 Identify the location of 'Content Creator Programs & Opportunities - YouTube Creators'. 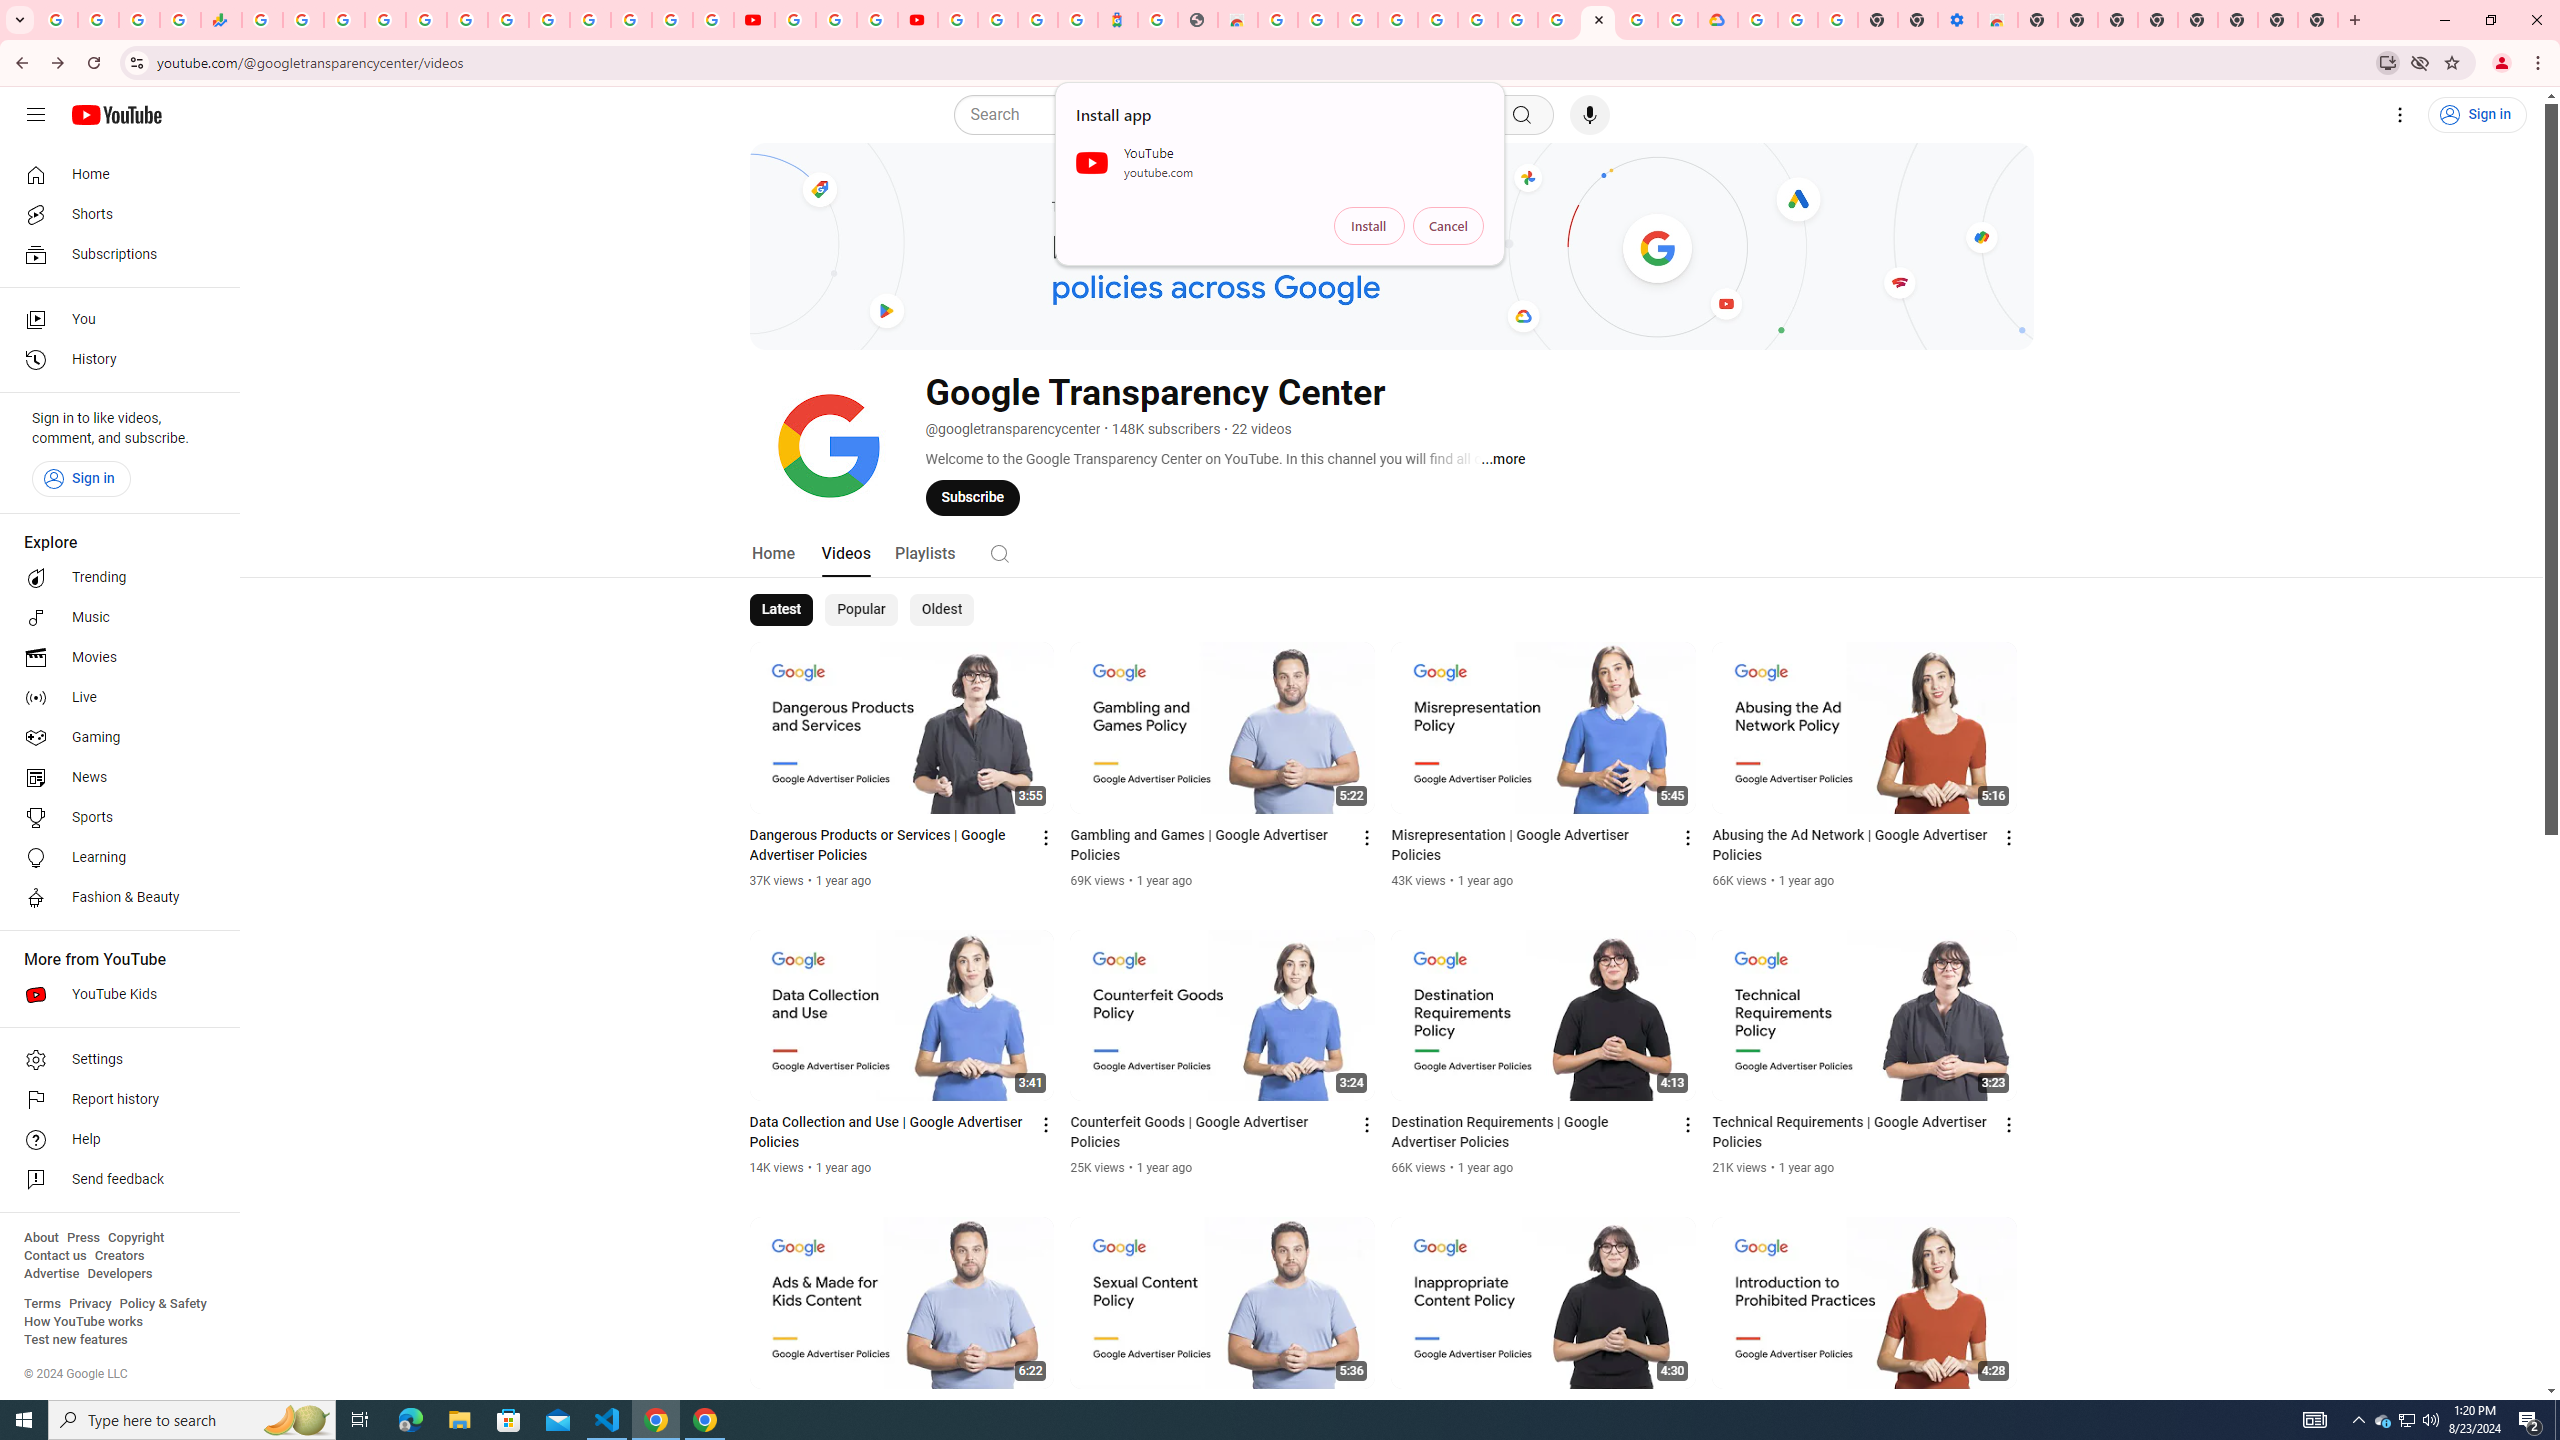
(917, 19).